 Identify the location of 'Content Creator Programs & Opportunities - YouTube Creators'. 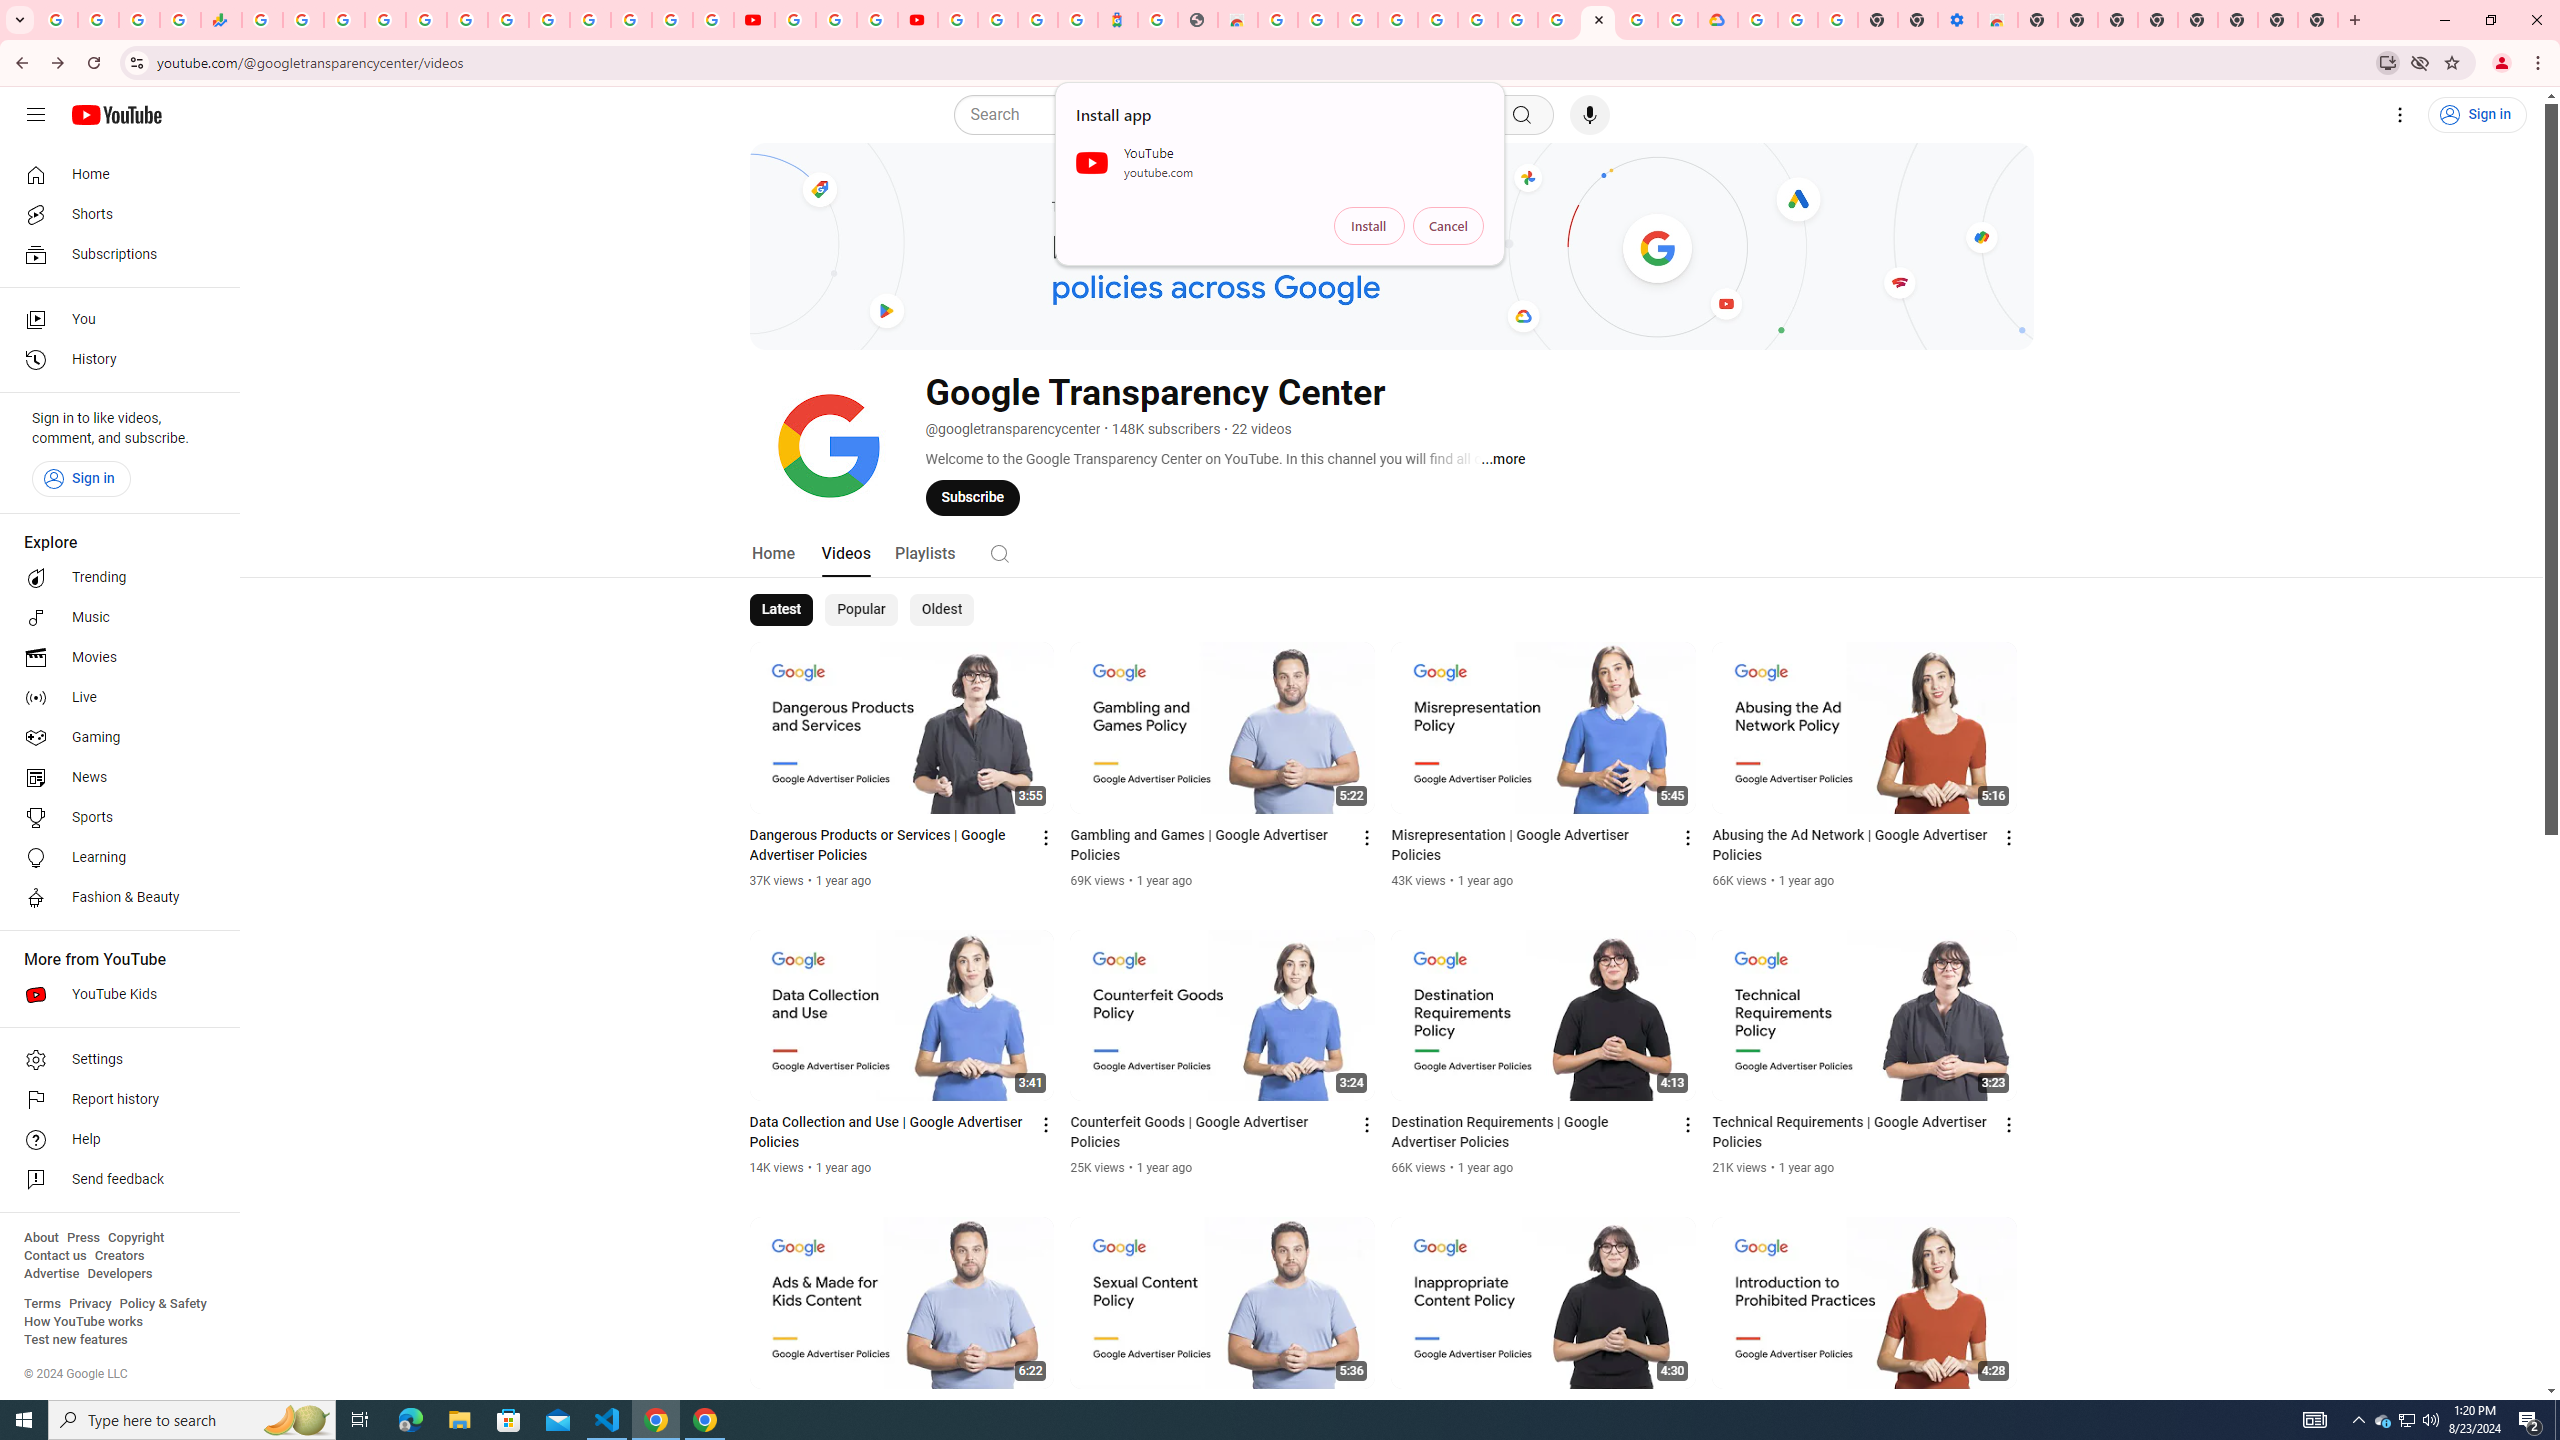
(917, 19).